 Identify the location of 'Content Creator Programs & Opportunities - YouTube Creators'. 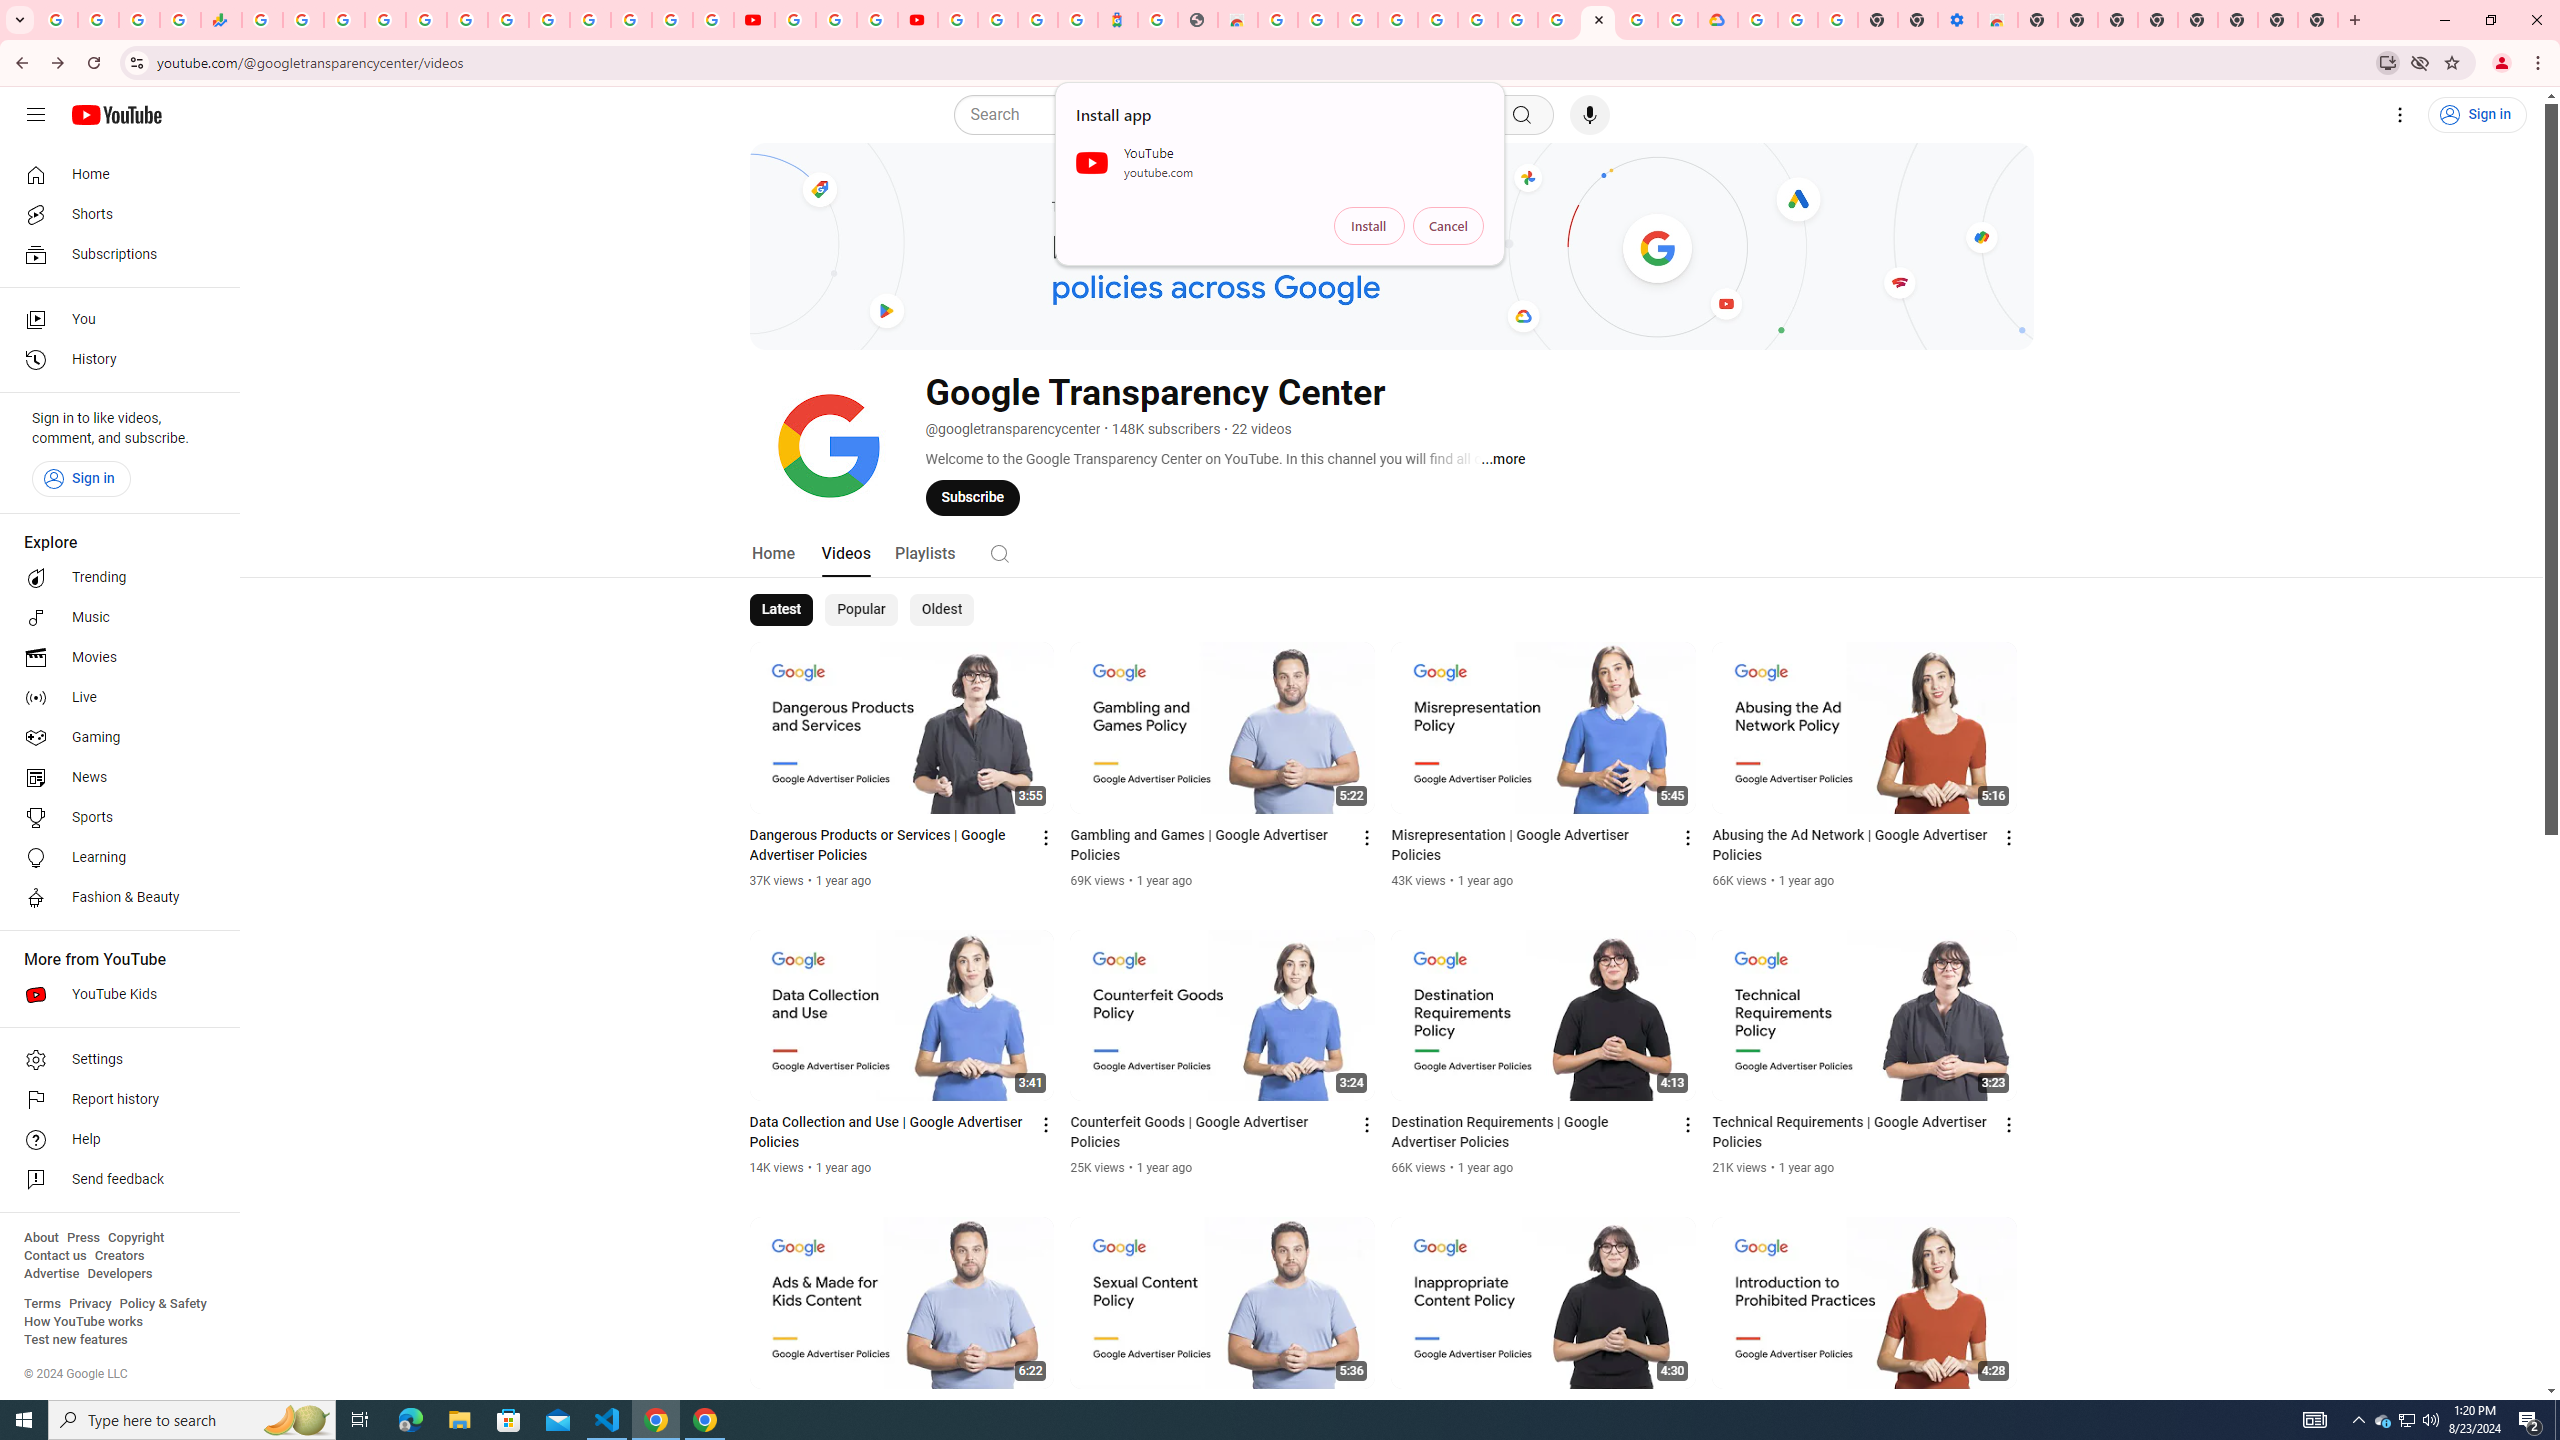
(917, 19).